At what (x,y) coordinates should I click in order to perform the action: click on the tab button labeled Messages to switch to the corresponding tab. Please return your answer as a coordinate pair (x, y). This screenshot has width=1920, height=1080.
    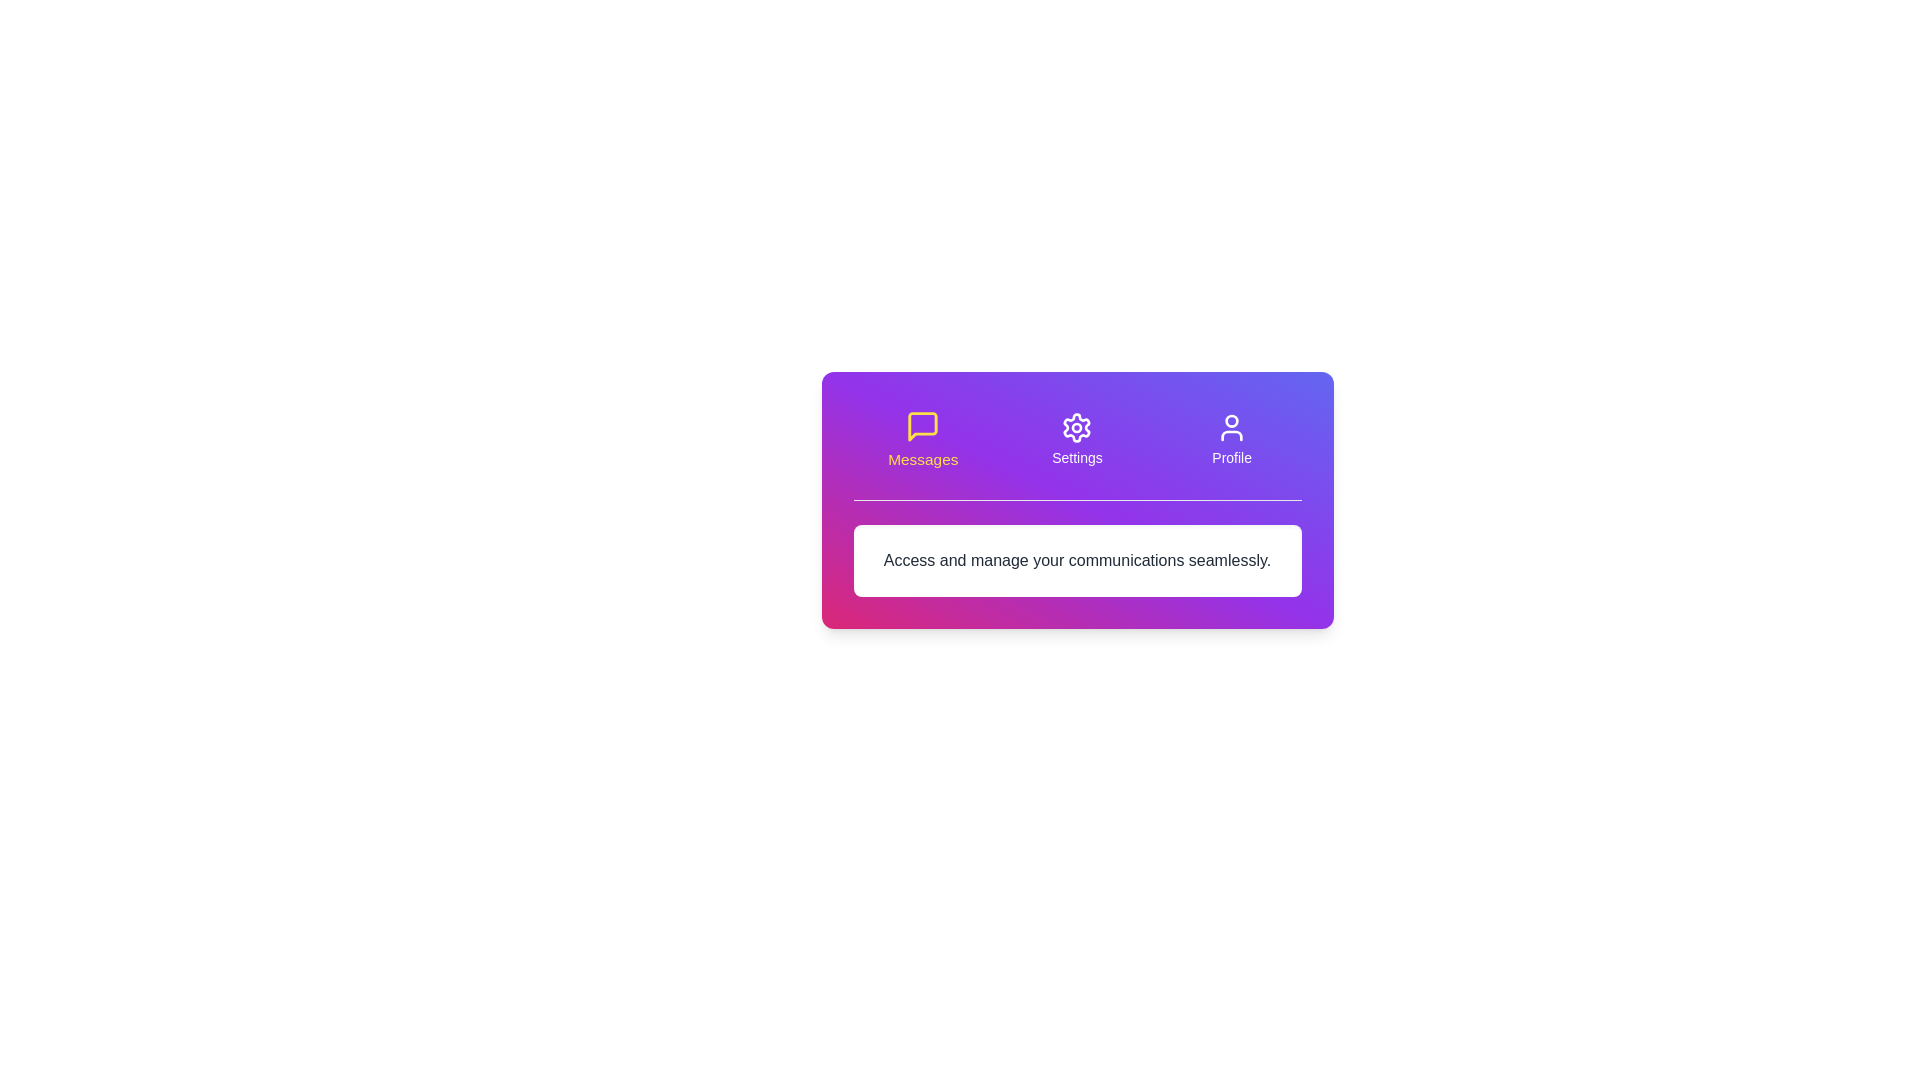
    Looking at the image, I should click on (921, 438).